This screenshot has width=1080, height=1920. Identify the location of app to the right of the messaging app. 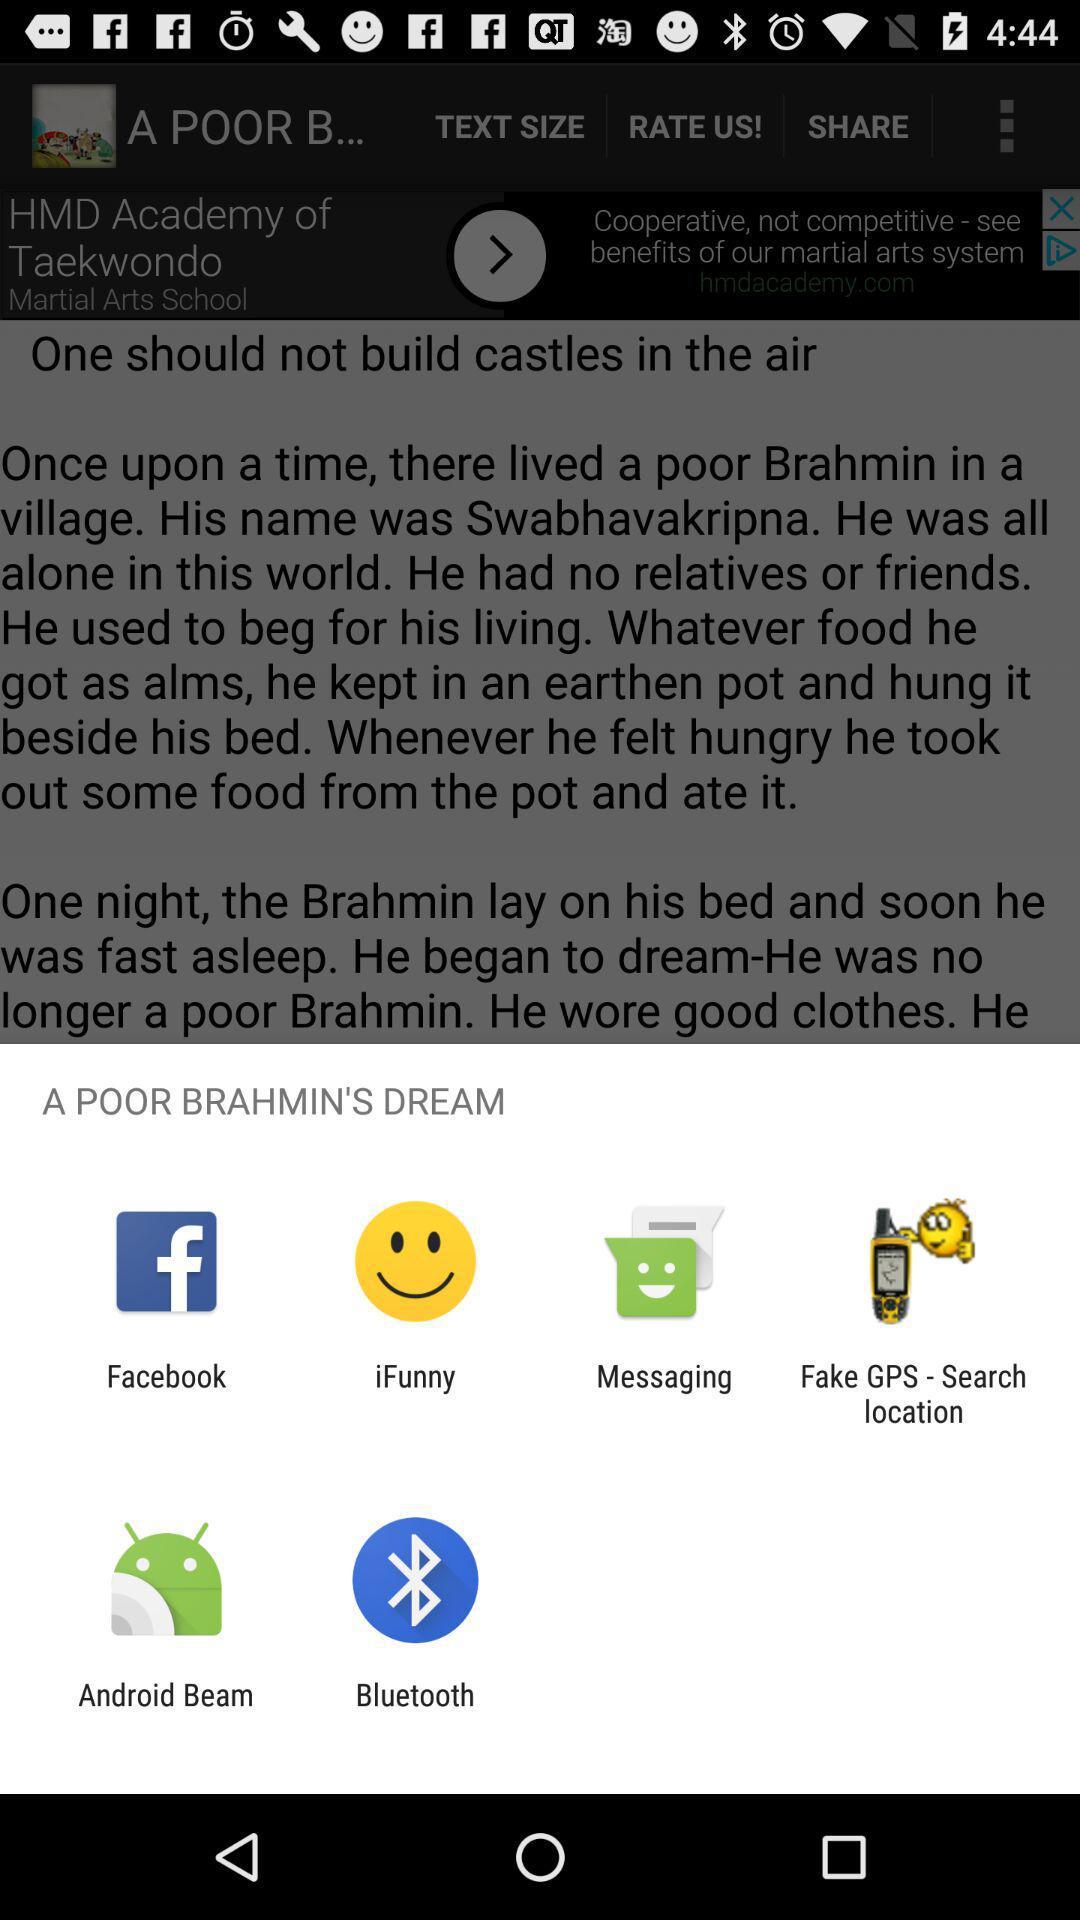
(913, 1392).